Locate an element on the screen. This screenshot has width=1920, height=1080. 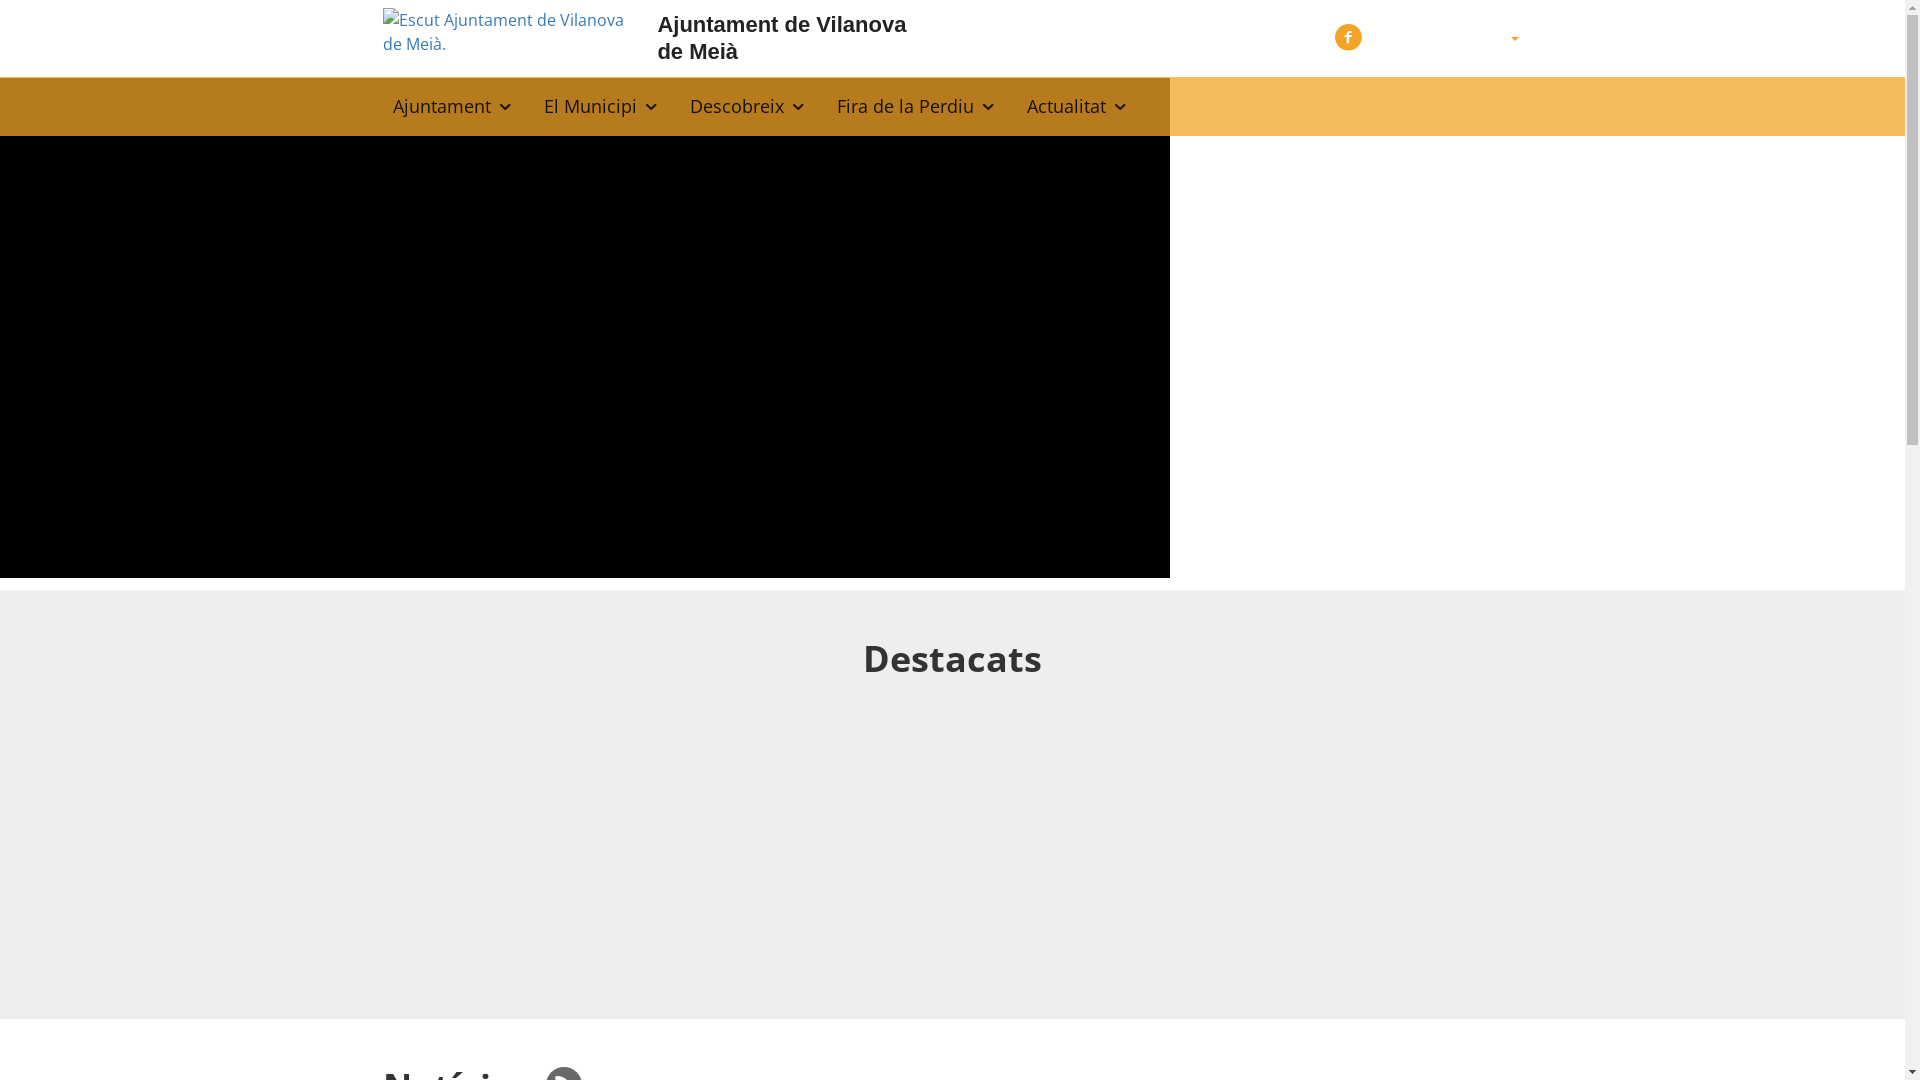
'Actualitat' is located at coordinates (1075, 106).